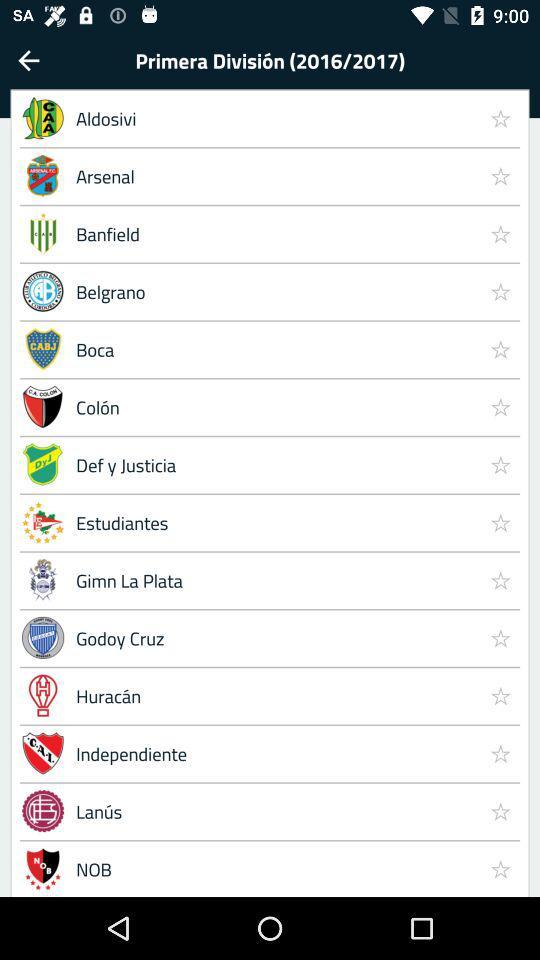 Image resolution: width=540 pixels, height=960 pixels. Describe the element at coordinates (499, 695) in the screenshot. I see `item to the right of godoy cruz icon` at that location.